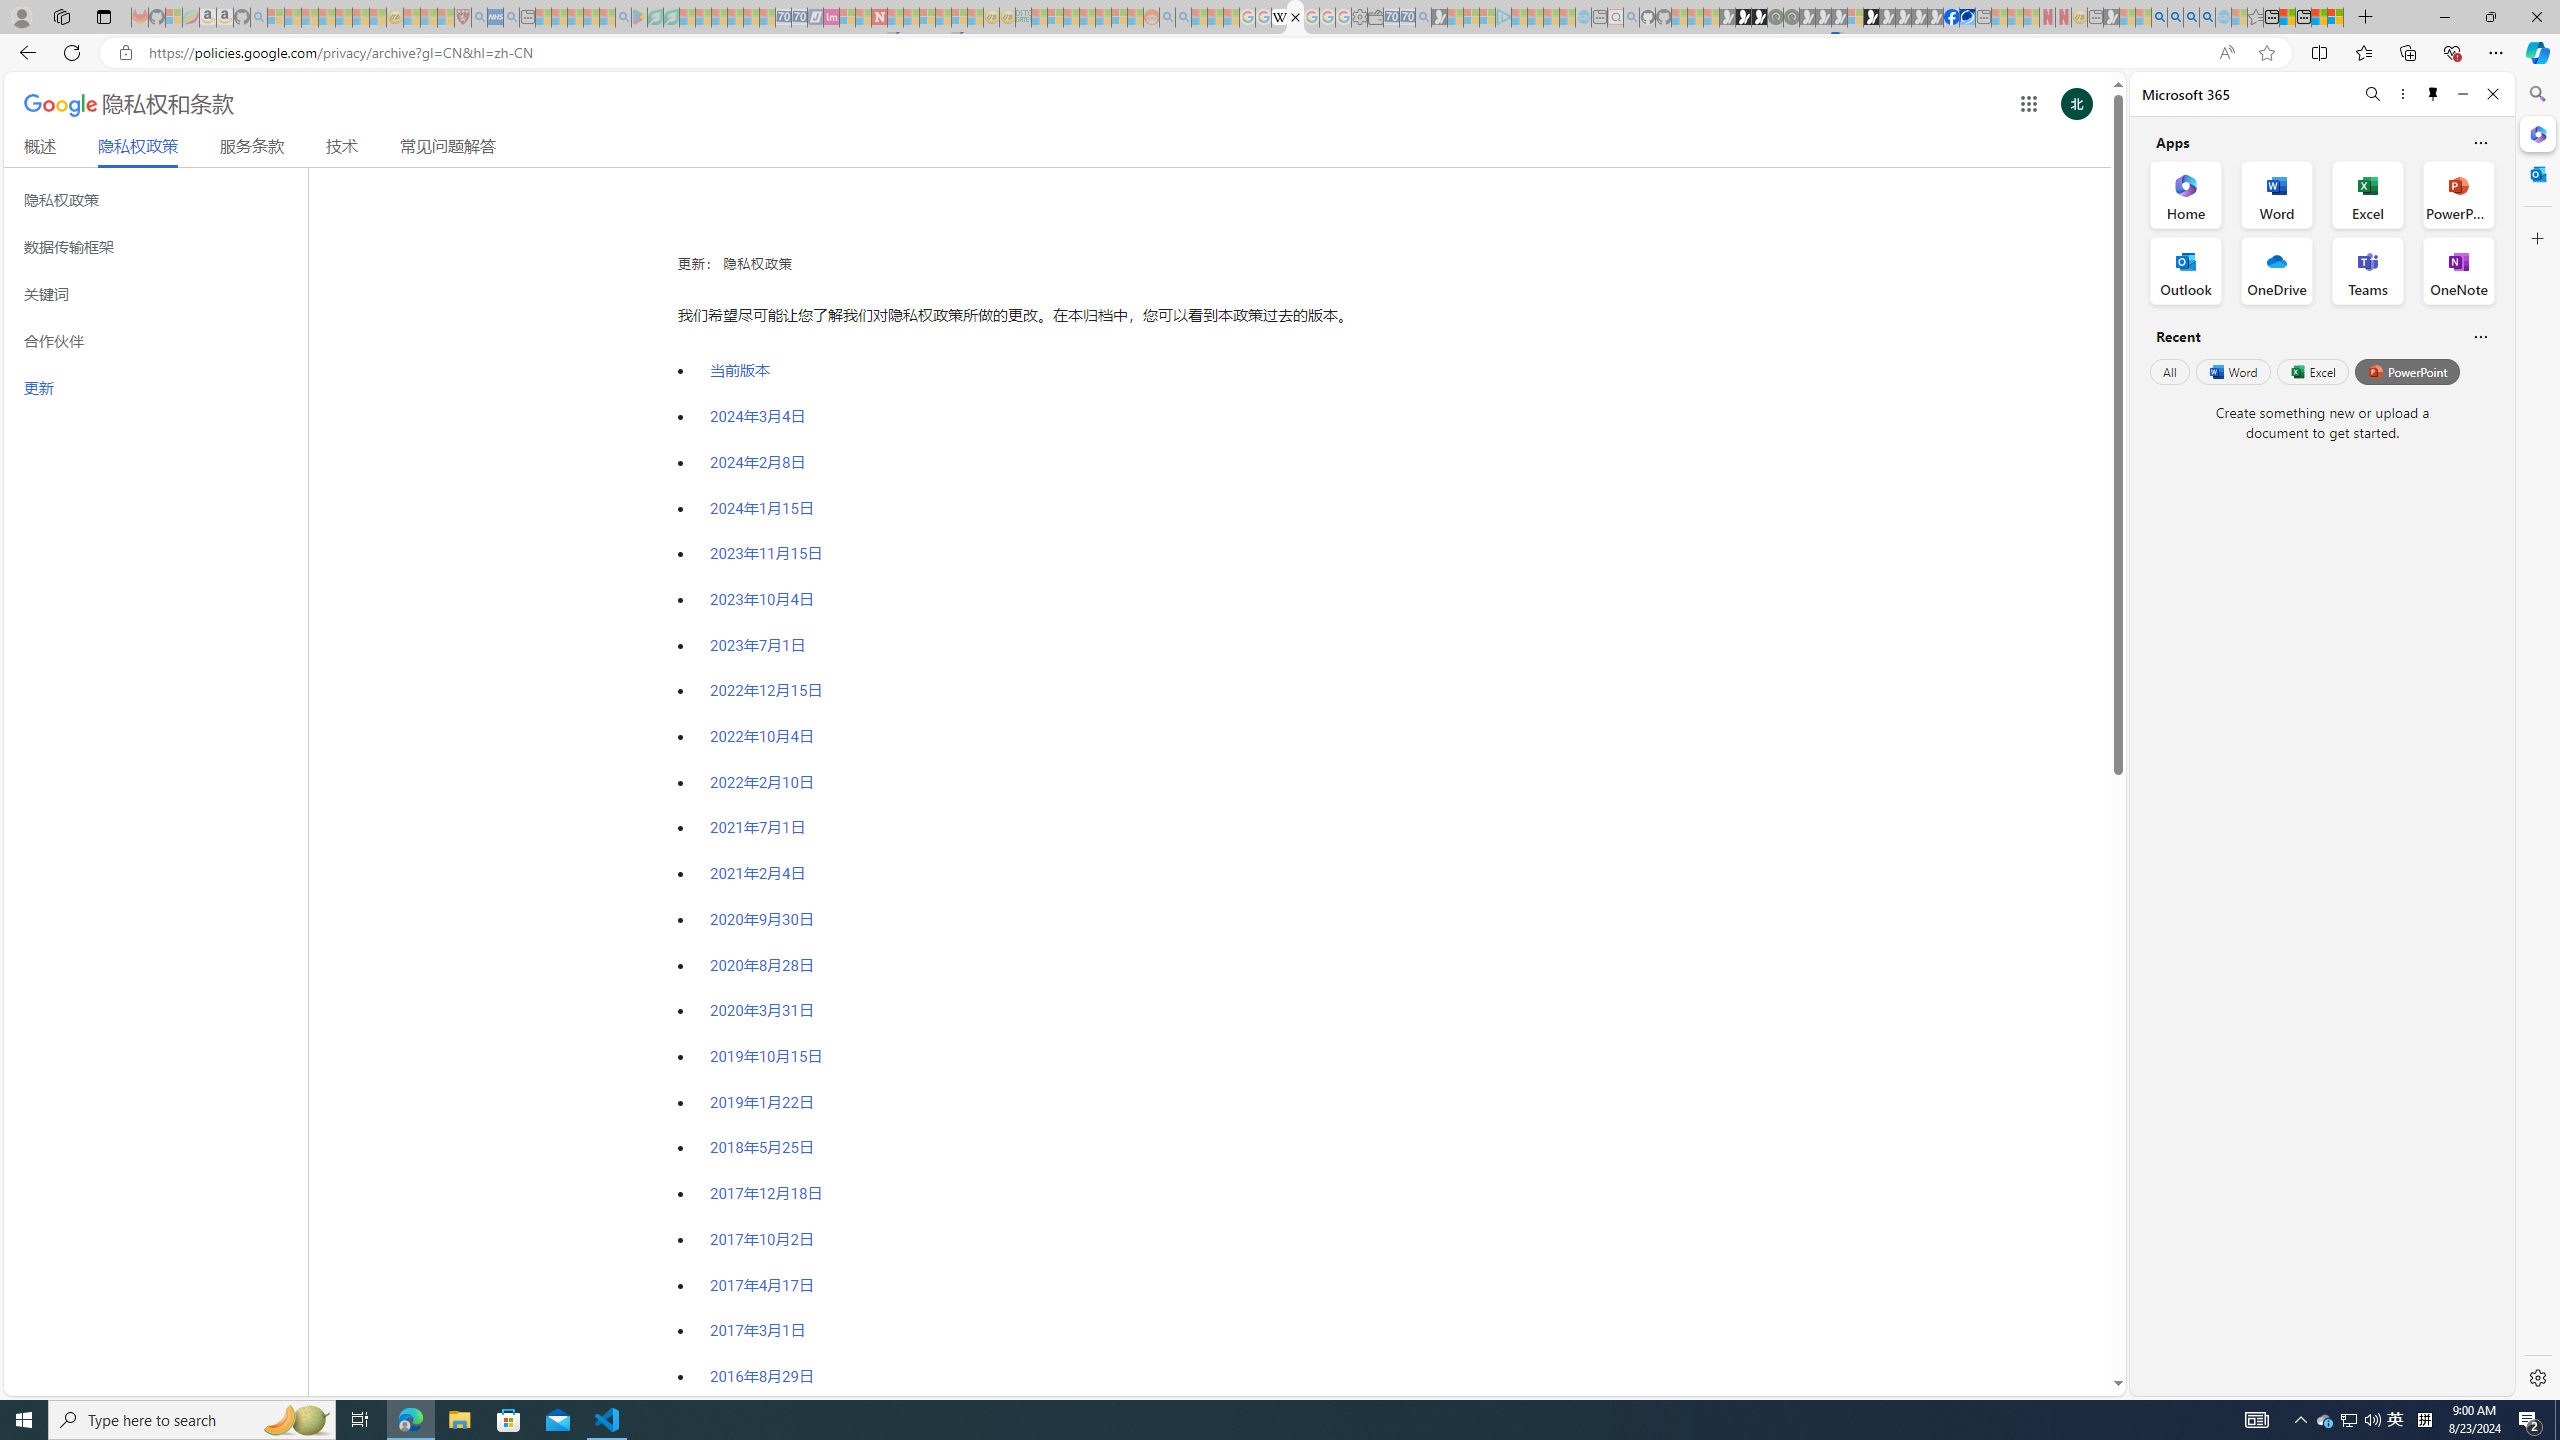 This screenshot has width=2560, height=1440. What do you see at coordinates (1952, 16) in the screenshot?
I see `'Nordace | Facebook'` at bounding box center [1952, 16].